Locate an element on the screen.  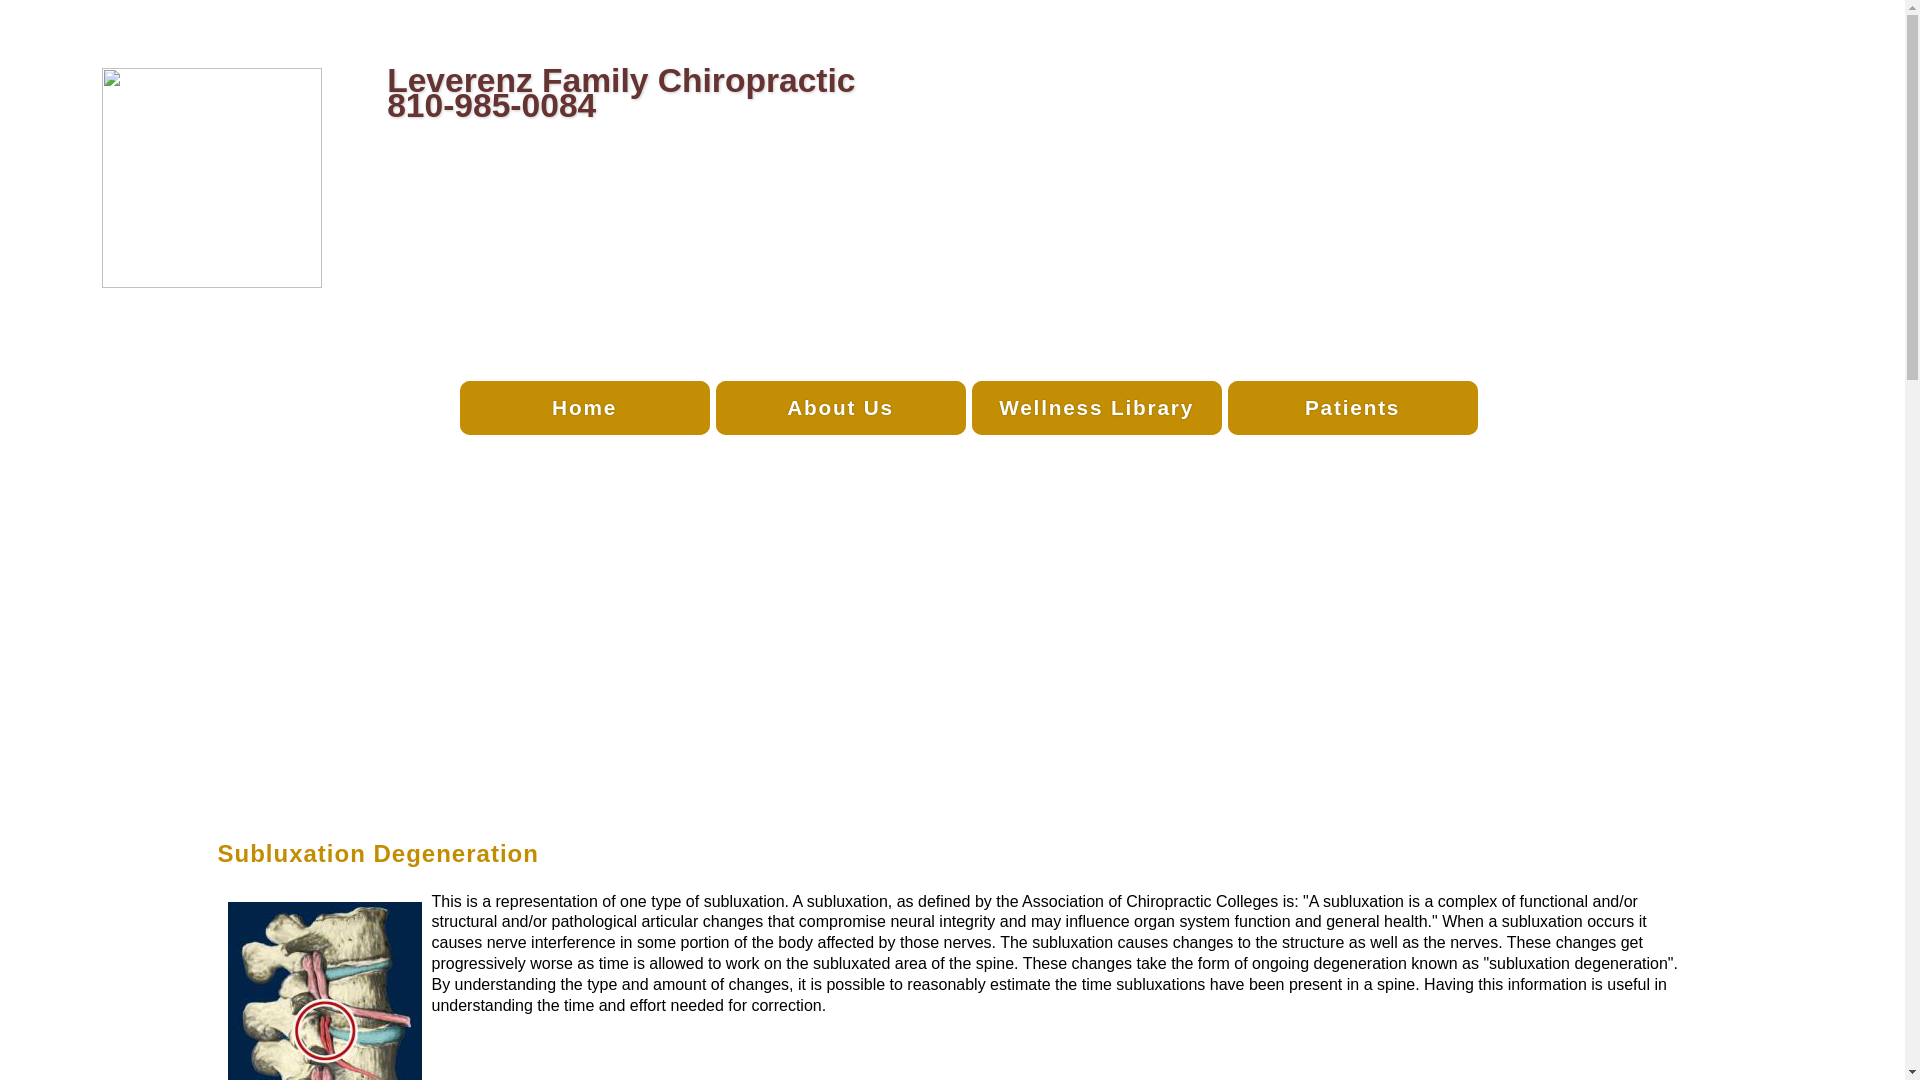
'About Us' is located at coordinates (840, 407).